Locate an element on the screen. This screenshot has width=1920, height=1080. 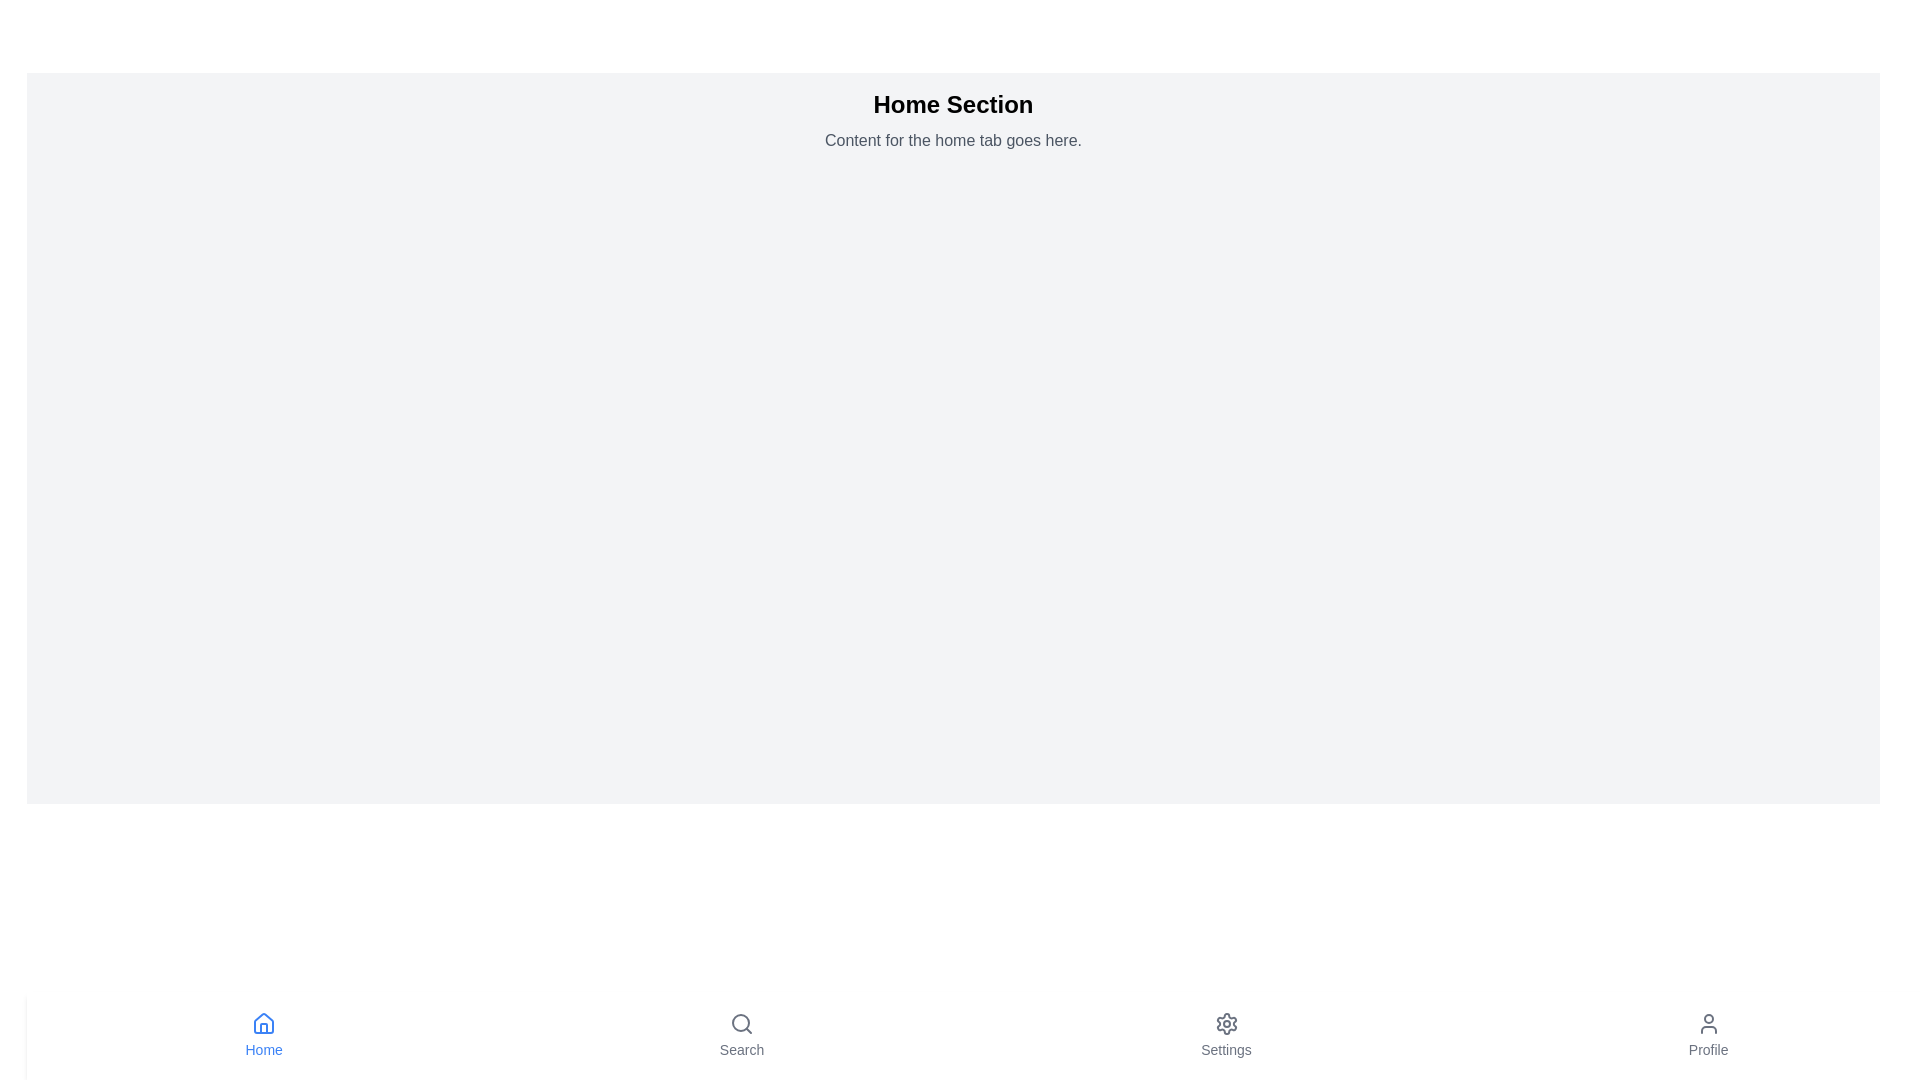
the gear-shaped icon representing 'Settings' located in the bottom navigation bar is located at coordinates (1225, 1023).